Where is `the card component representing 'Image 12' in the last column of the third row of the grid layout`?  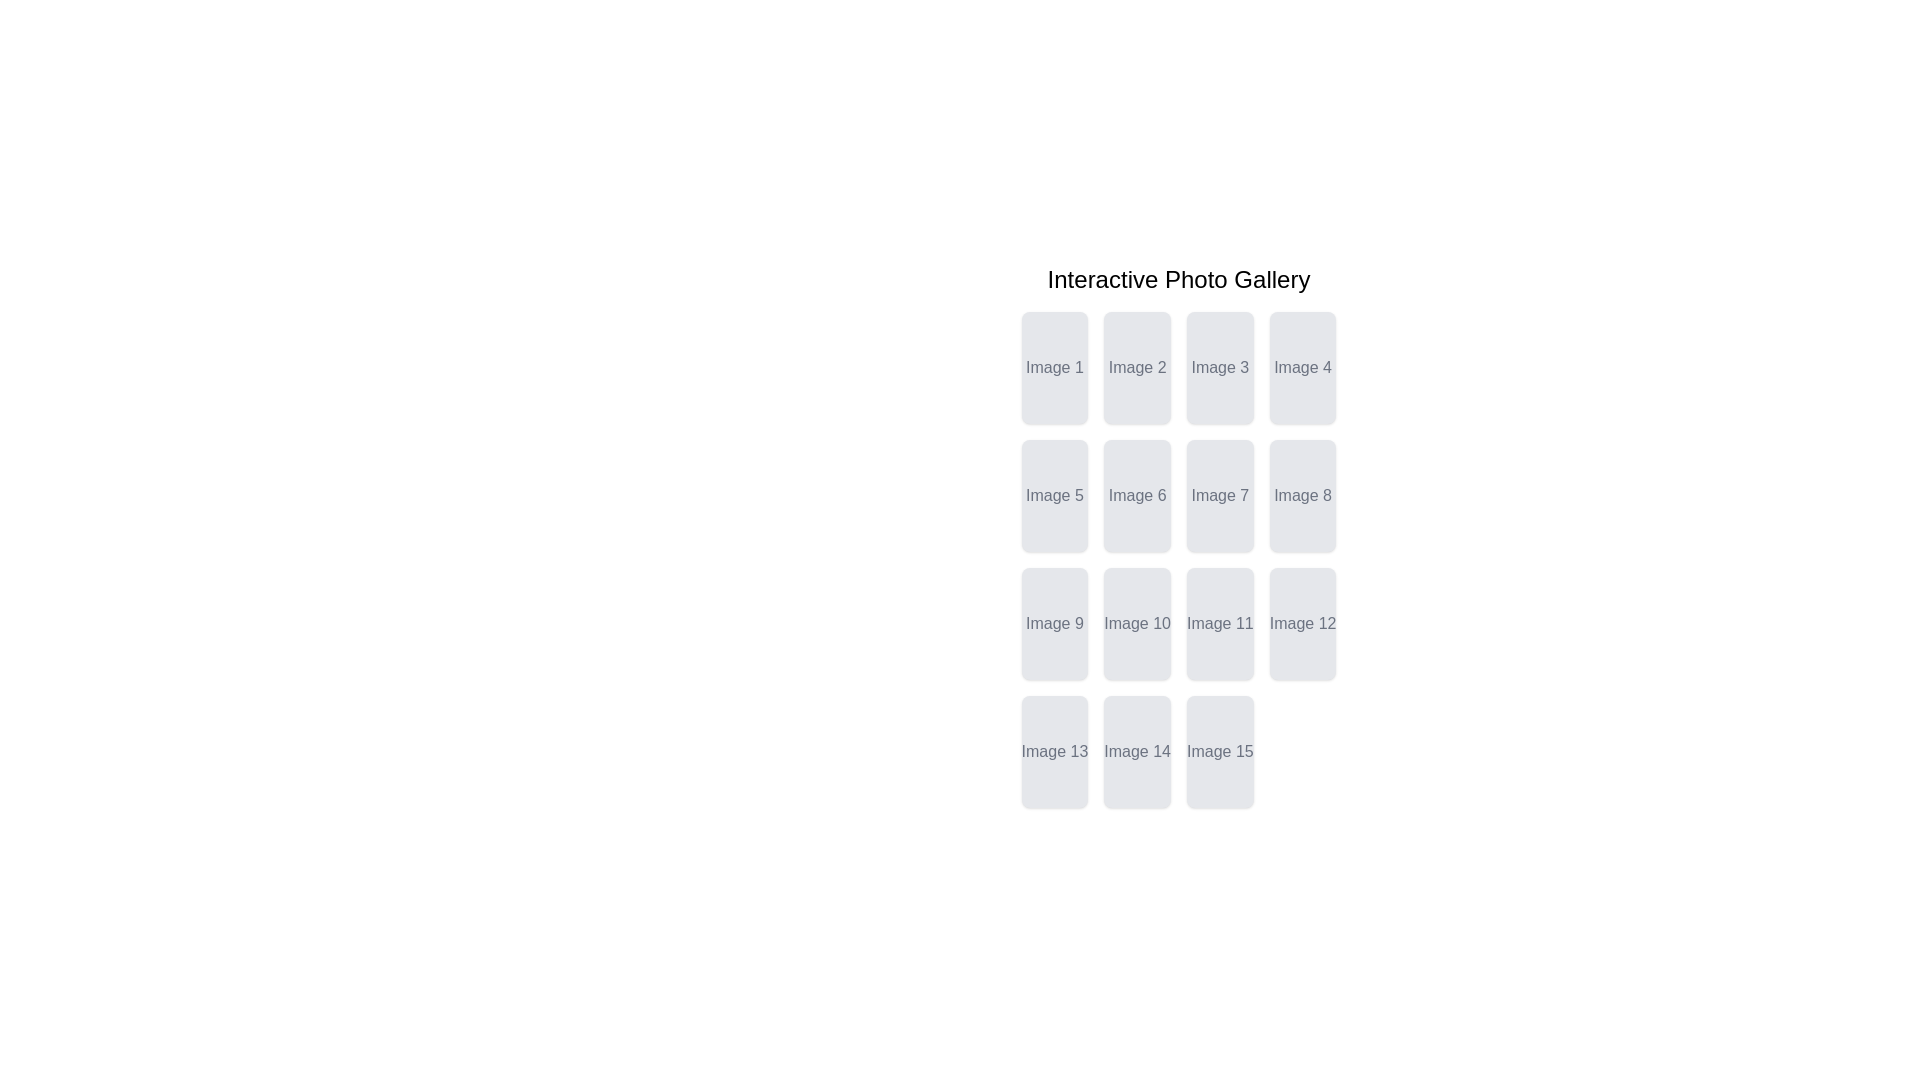 the card component representing 'Image 12' in the last column of the third row of the grid layout is located at coordinates (1303, 623).